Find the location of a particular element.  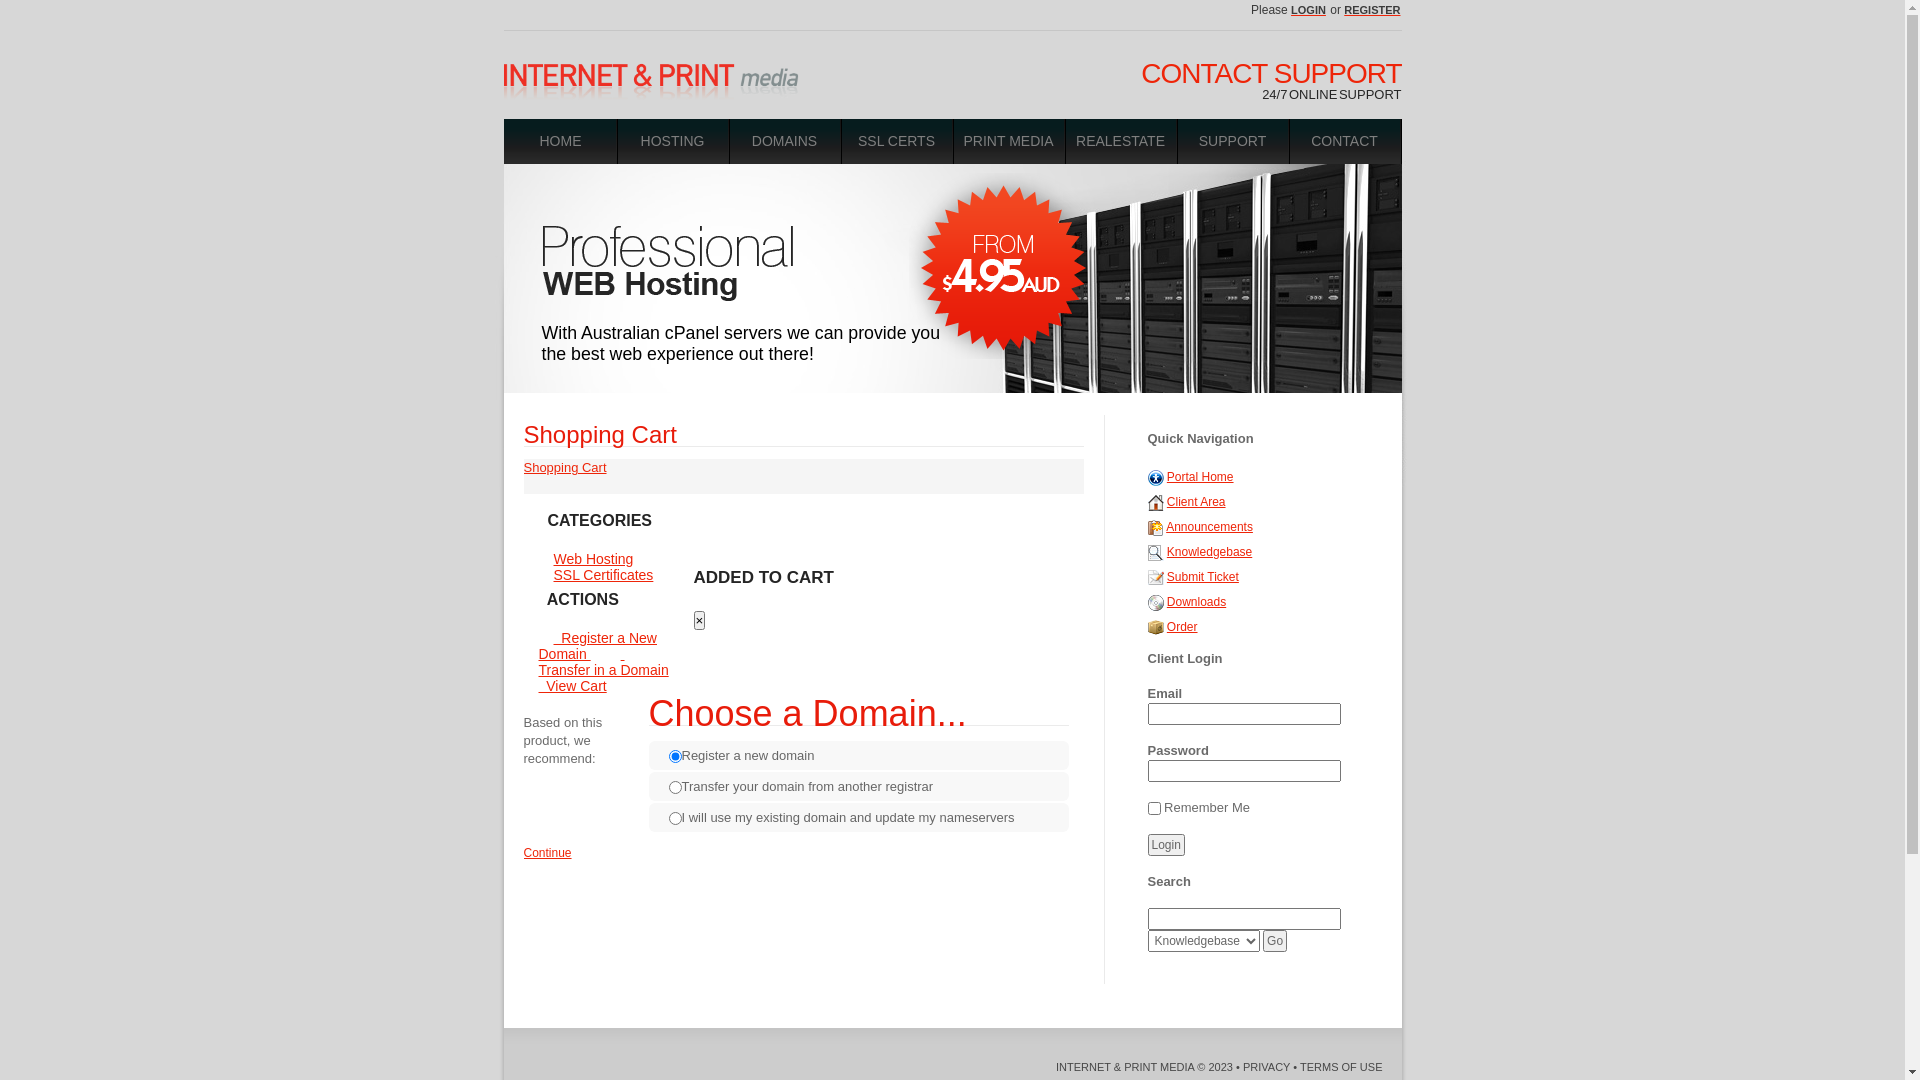

'Web Hosting' is located at coordinates (592, 559).